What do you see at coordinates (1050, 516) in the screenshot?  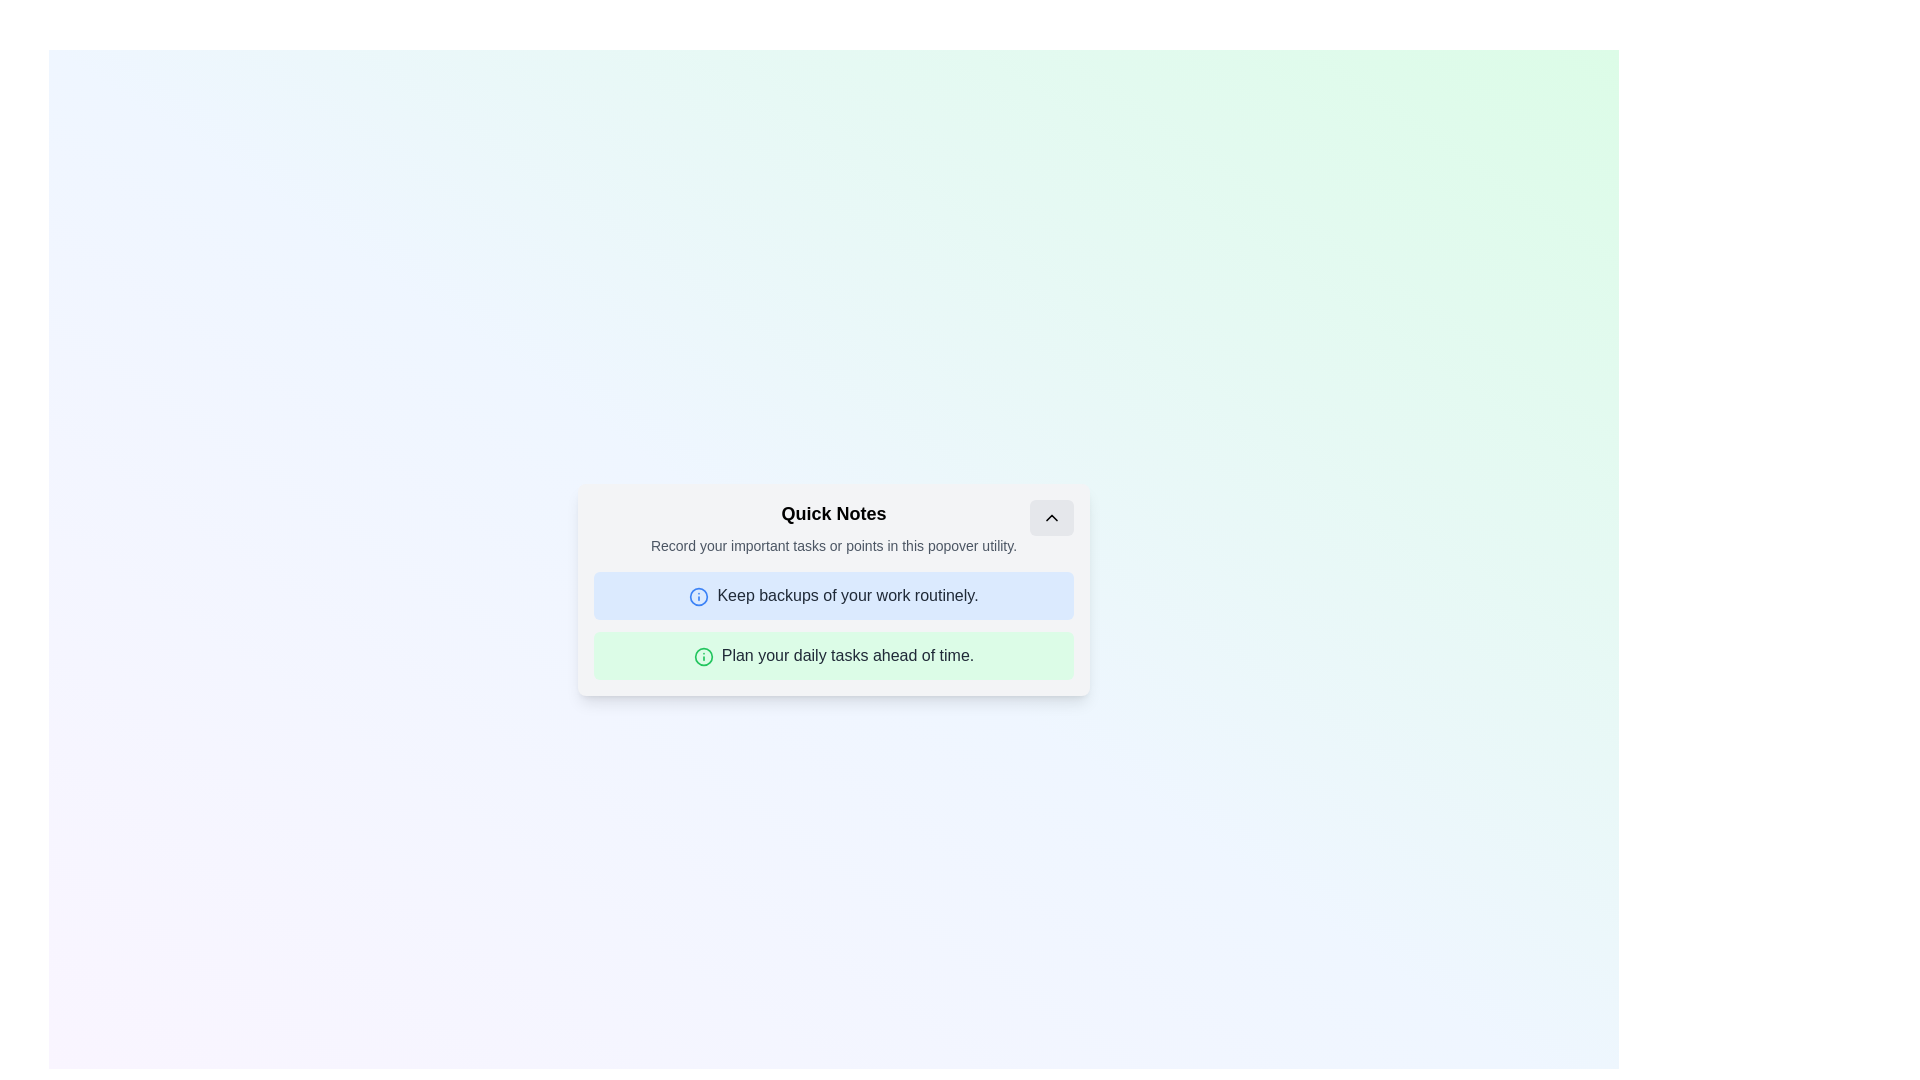 I see `the button in the top-right corner of the 'Quick Notes' popover` at bounding box center [1050, 516].